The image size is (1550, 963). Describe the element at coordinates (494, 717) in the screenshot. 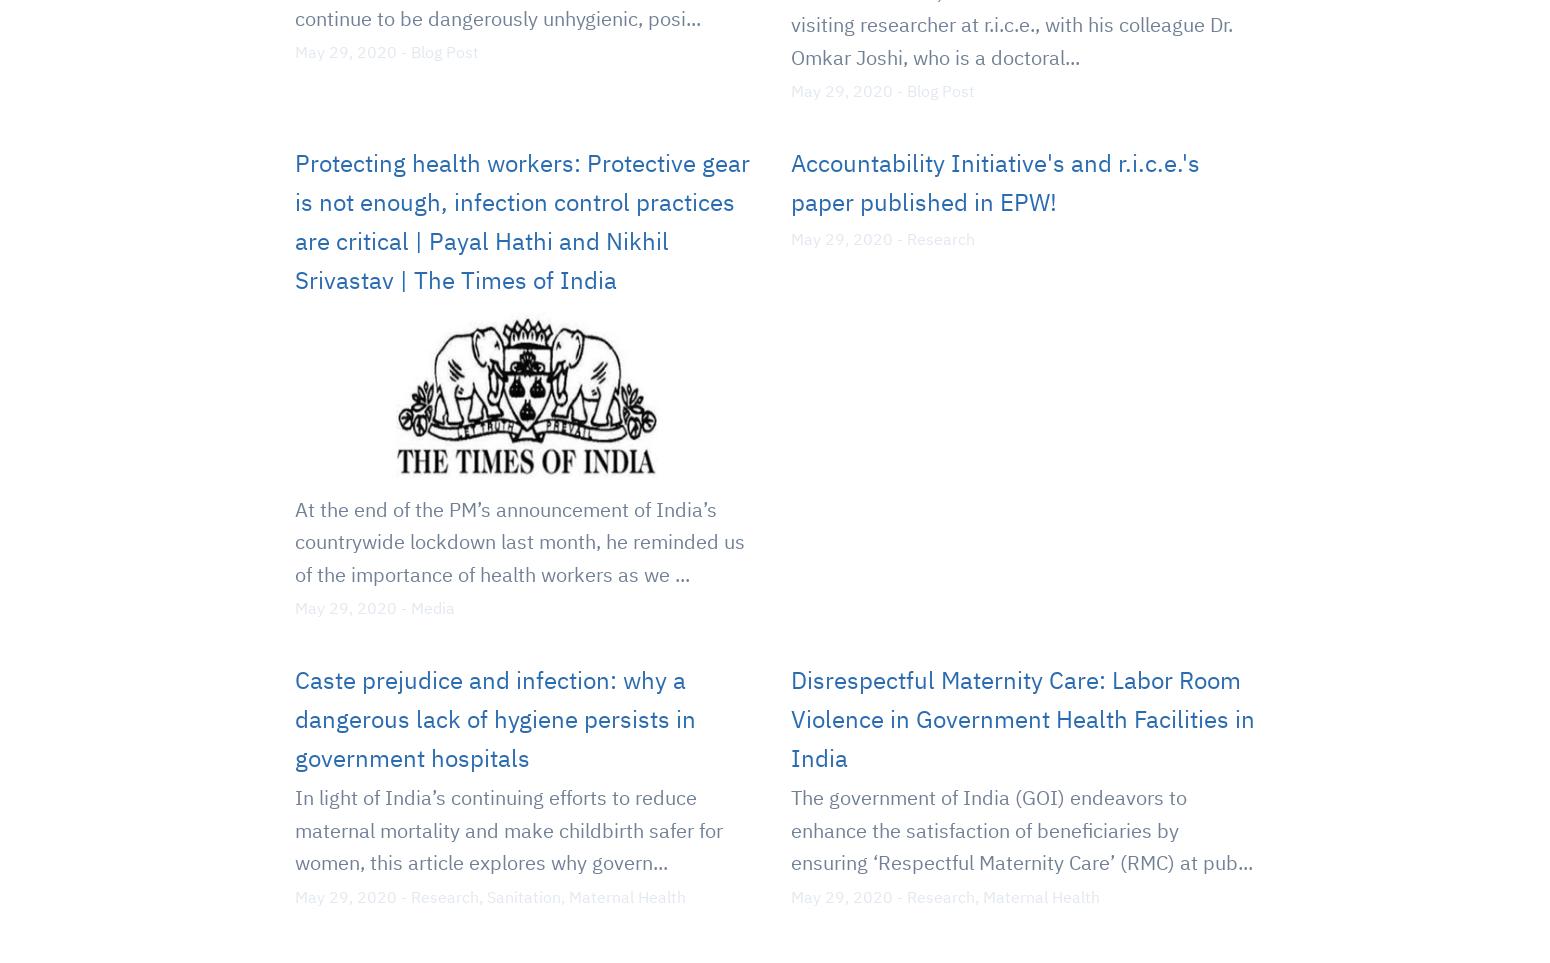

I see `'Caste prejudice and infection: why a dangerous lack of hygiene persists in government hospitals'` at that location.